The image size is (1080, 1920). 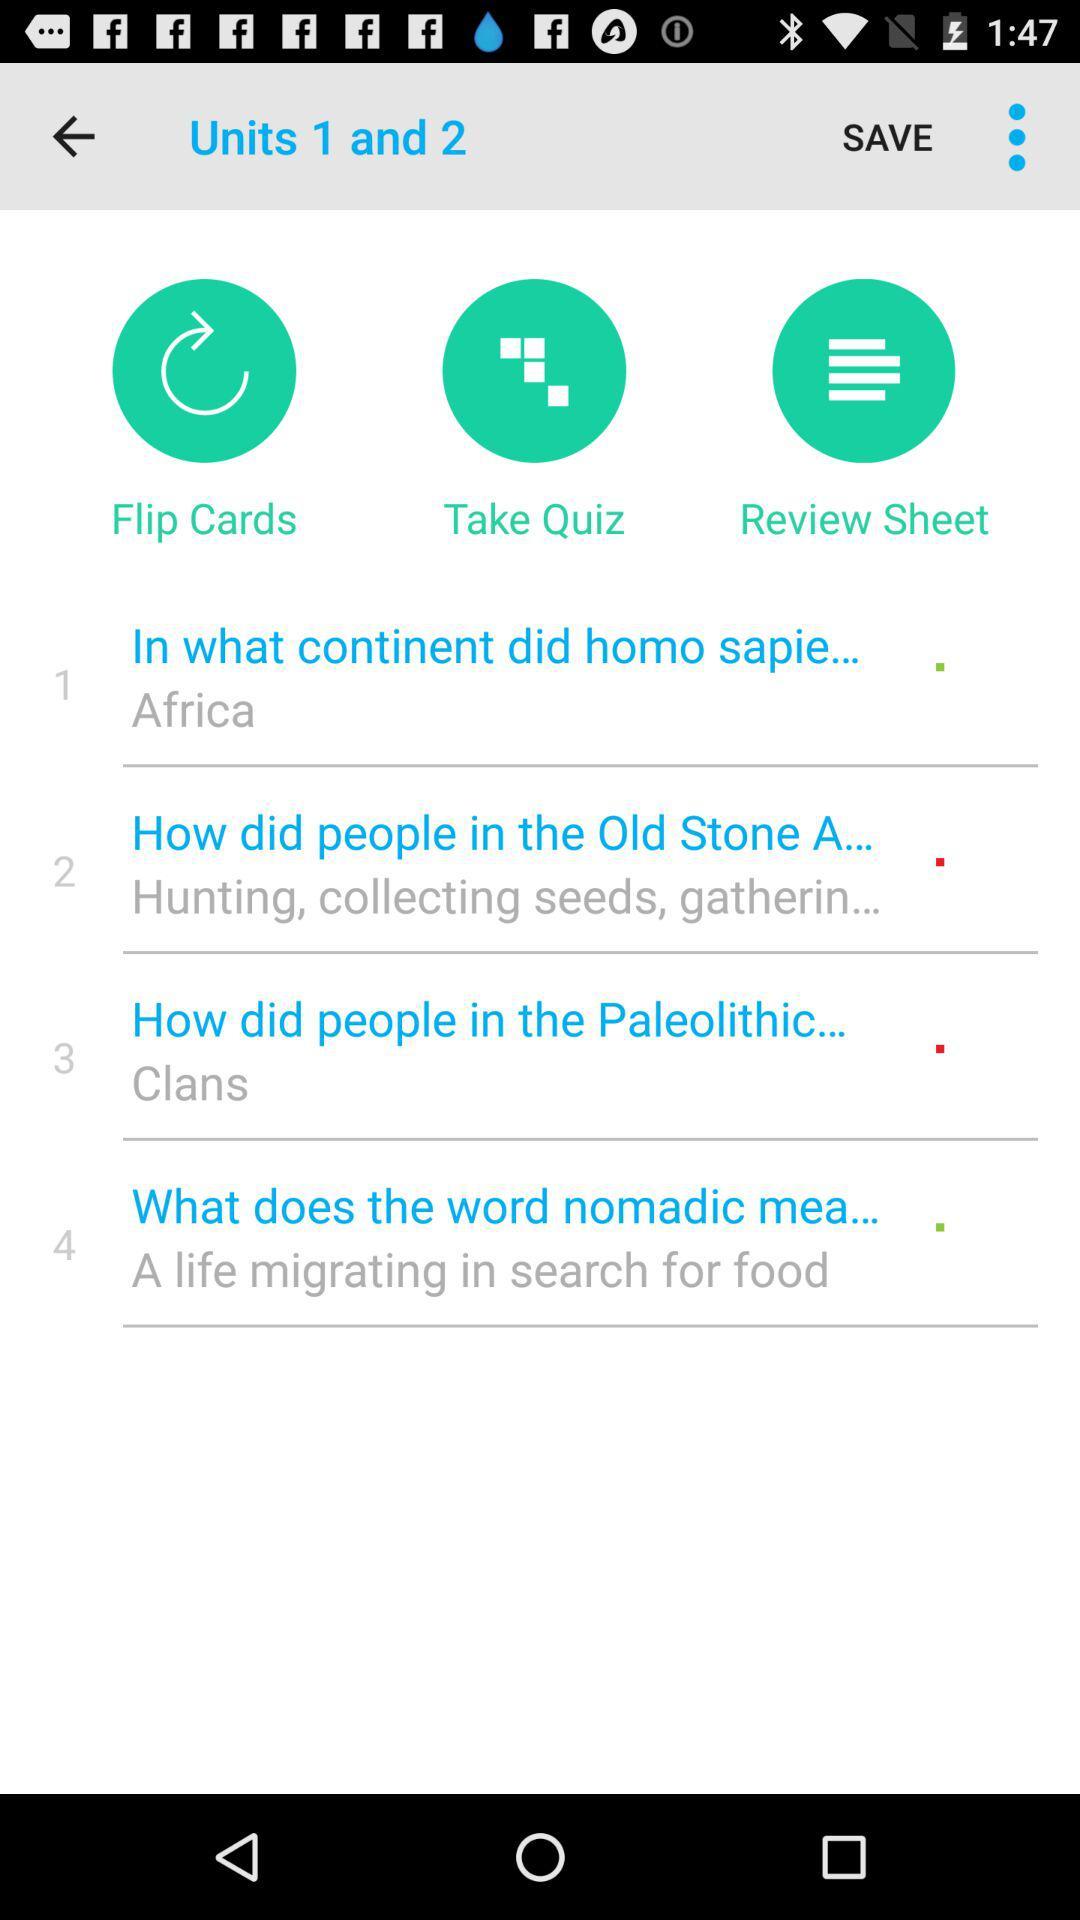 I want to click on the clans, so click(x=505, y=1080).